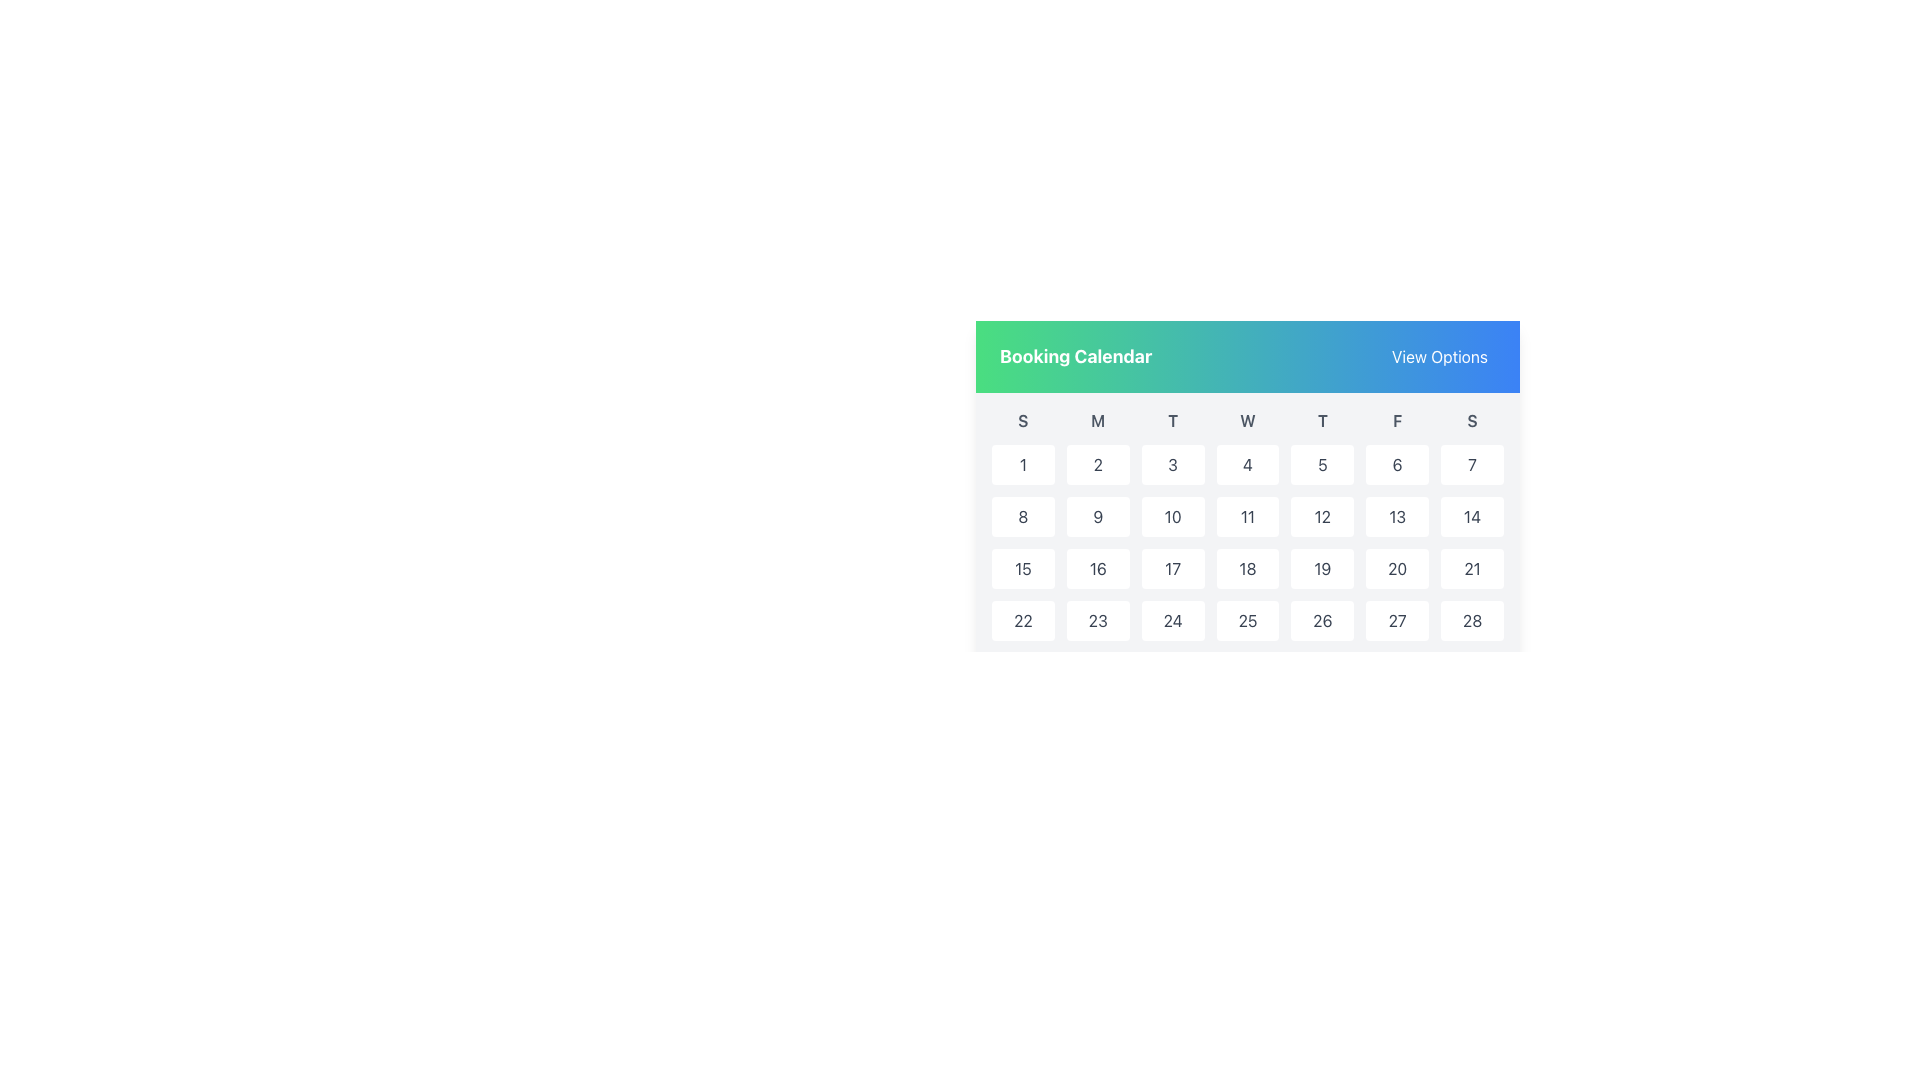 The height and width of the screenshot is (1080, 1920). What do you see at coordinates (1322, 465) in the screenshot?
I see `the Static Label displaying the number '5' located in the first row and fifth column of the calendar grid under the 'T' column label` at bounding box center [1322, 465].